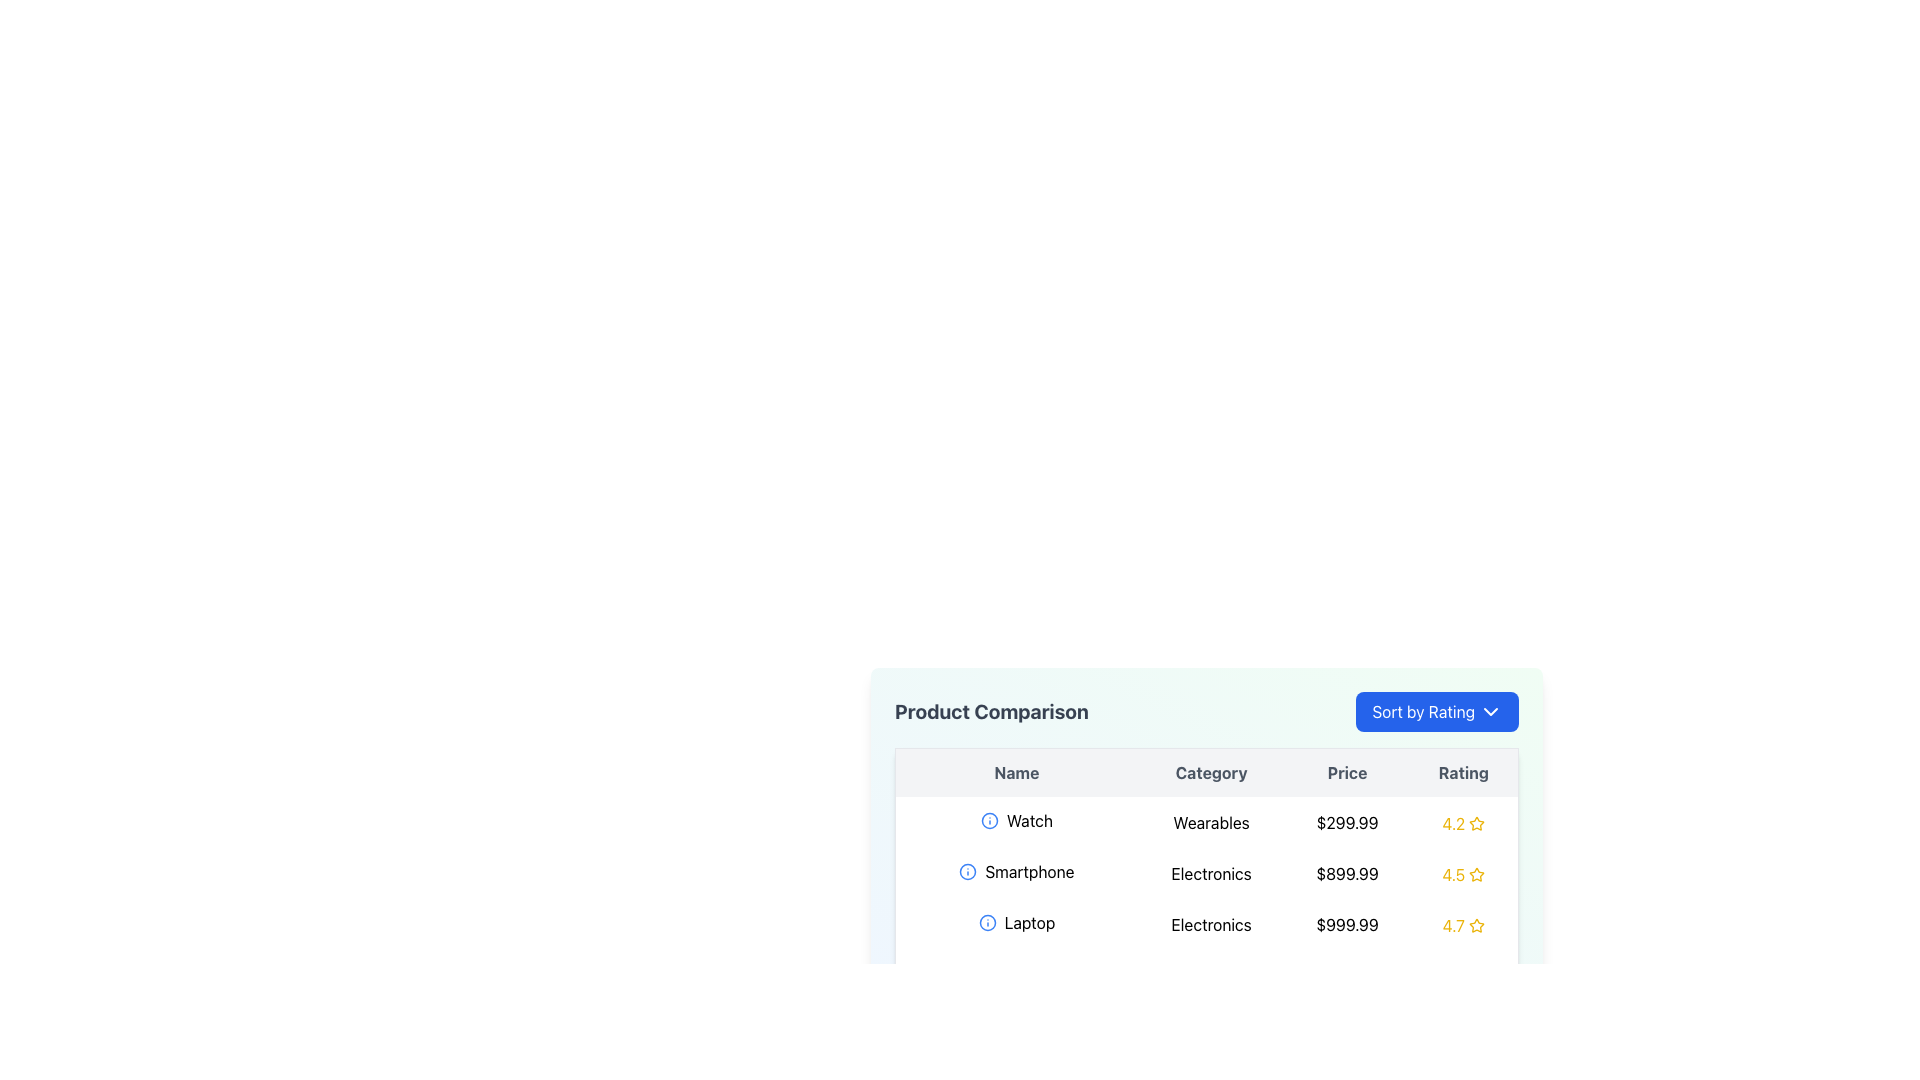 This screenshot has width=1920, height=1080. I want to click on the Rating Display element located in the fourth column of the first row of the 'Product Comparison' section, which shows the product rating using star icons, so click(1463, 824).